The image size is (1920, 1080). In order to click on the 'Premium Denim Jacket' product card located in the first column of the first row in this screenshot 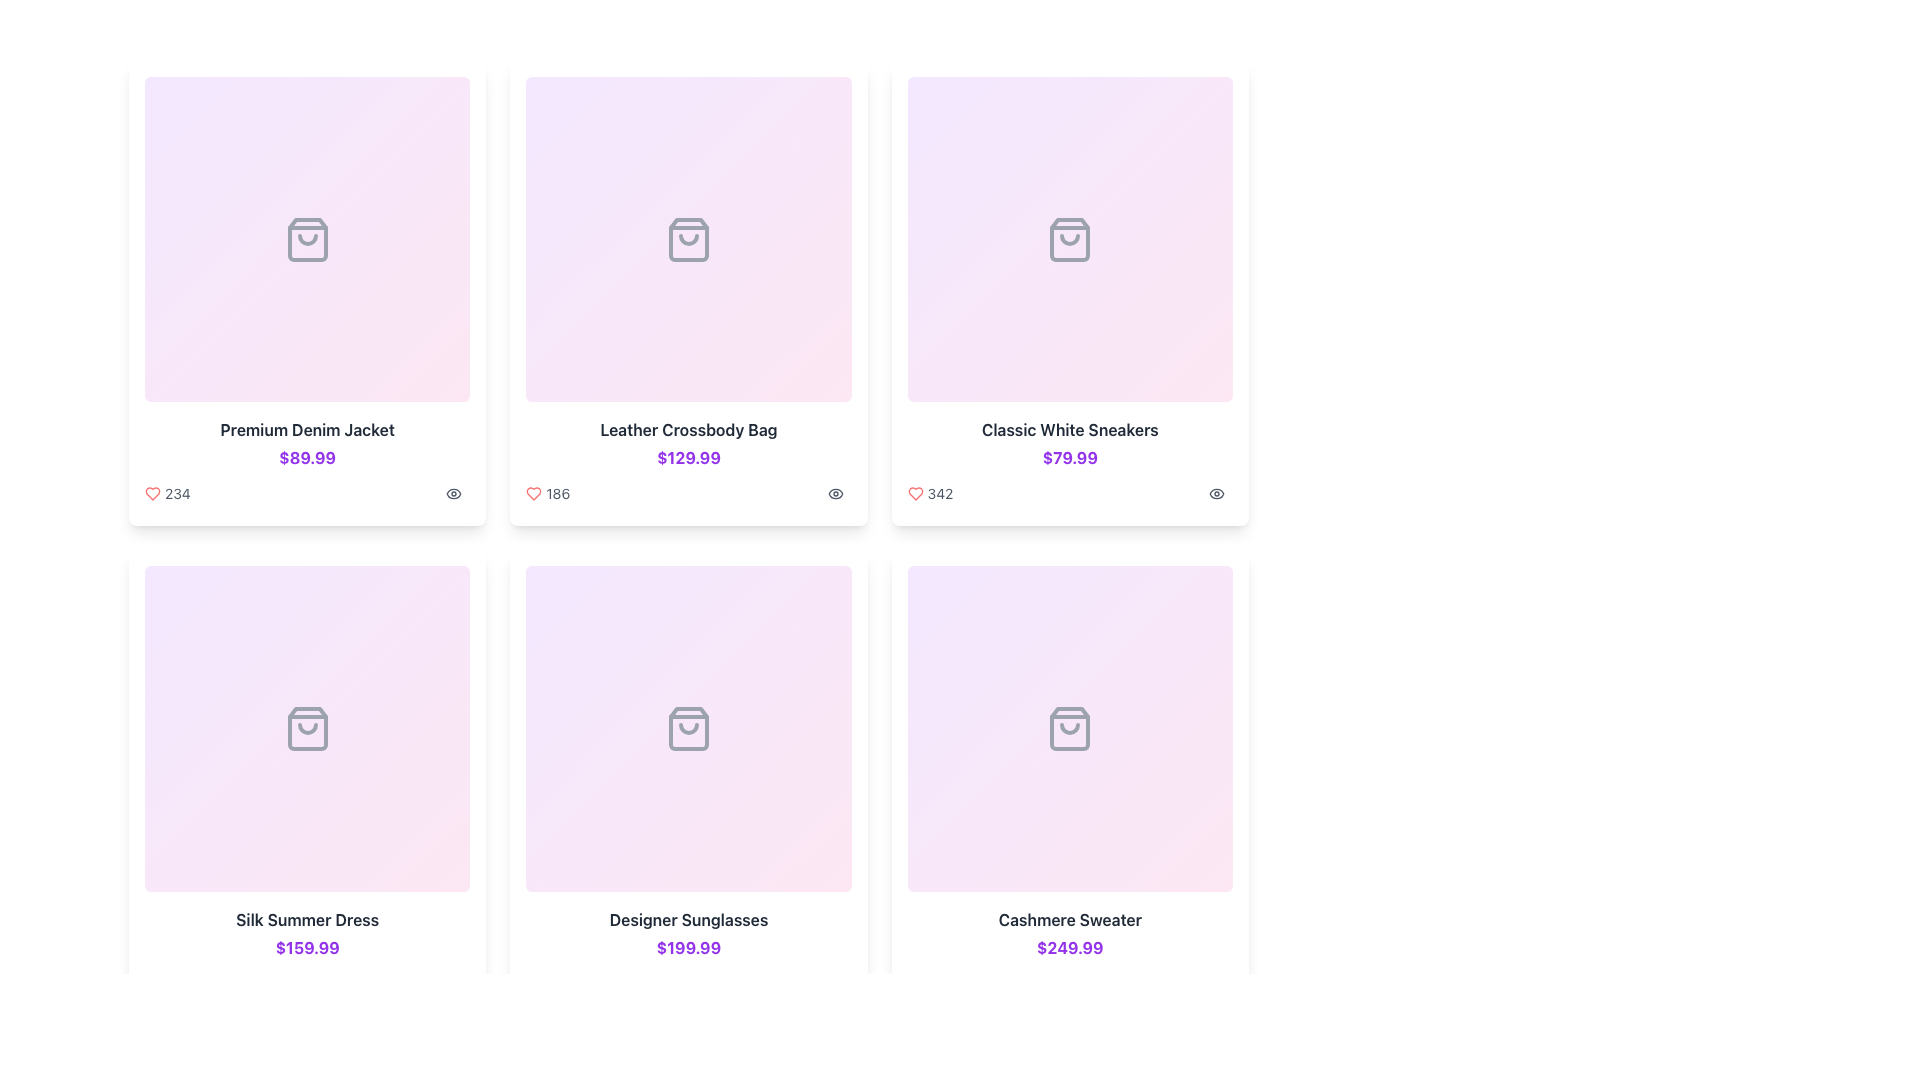, I will do `click(306, 293)`.